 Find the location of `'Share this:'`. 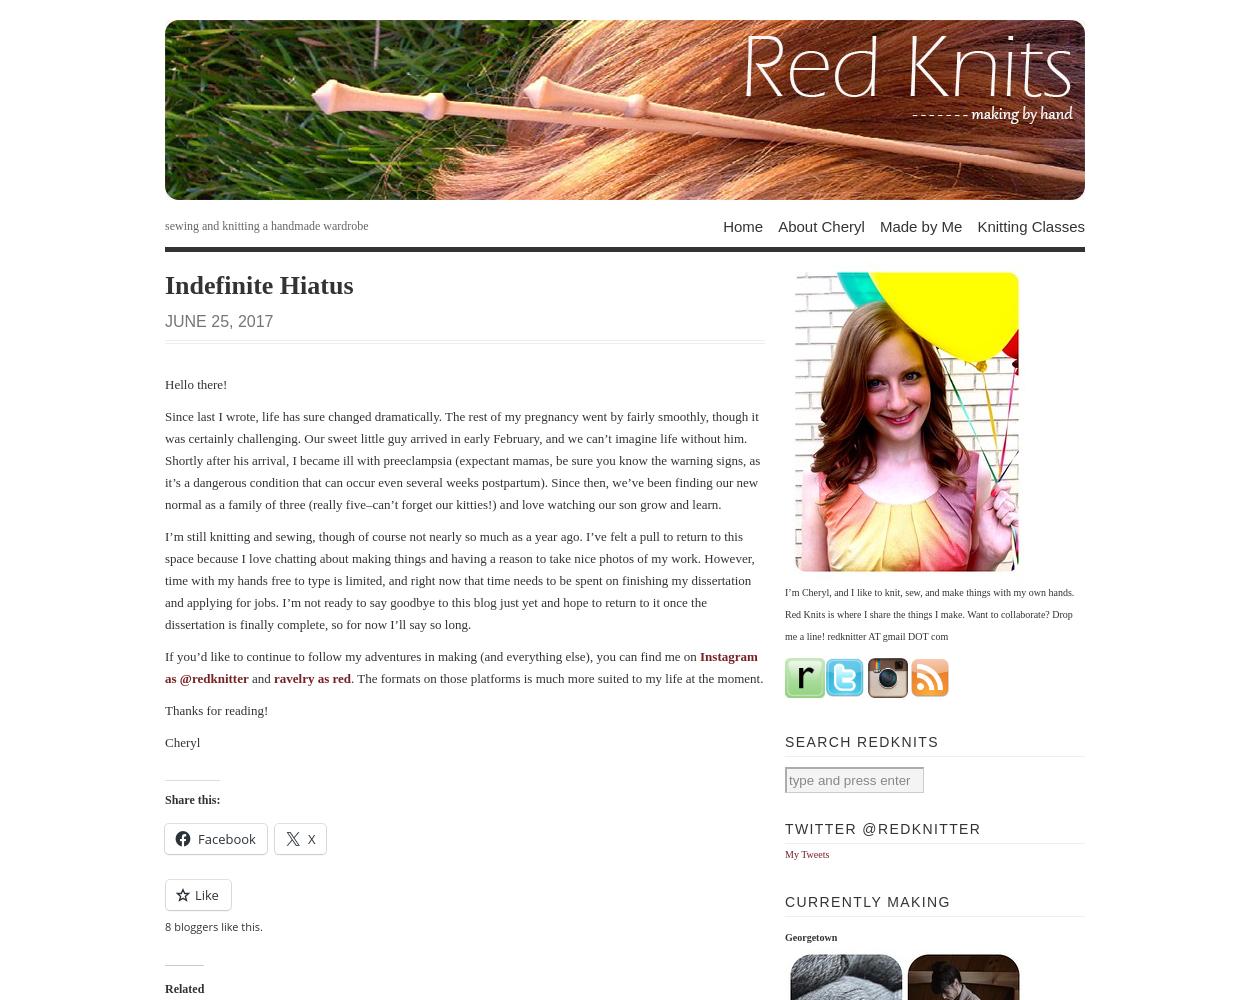

'Share this:' is located at coordinates (191, 800).